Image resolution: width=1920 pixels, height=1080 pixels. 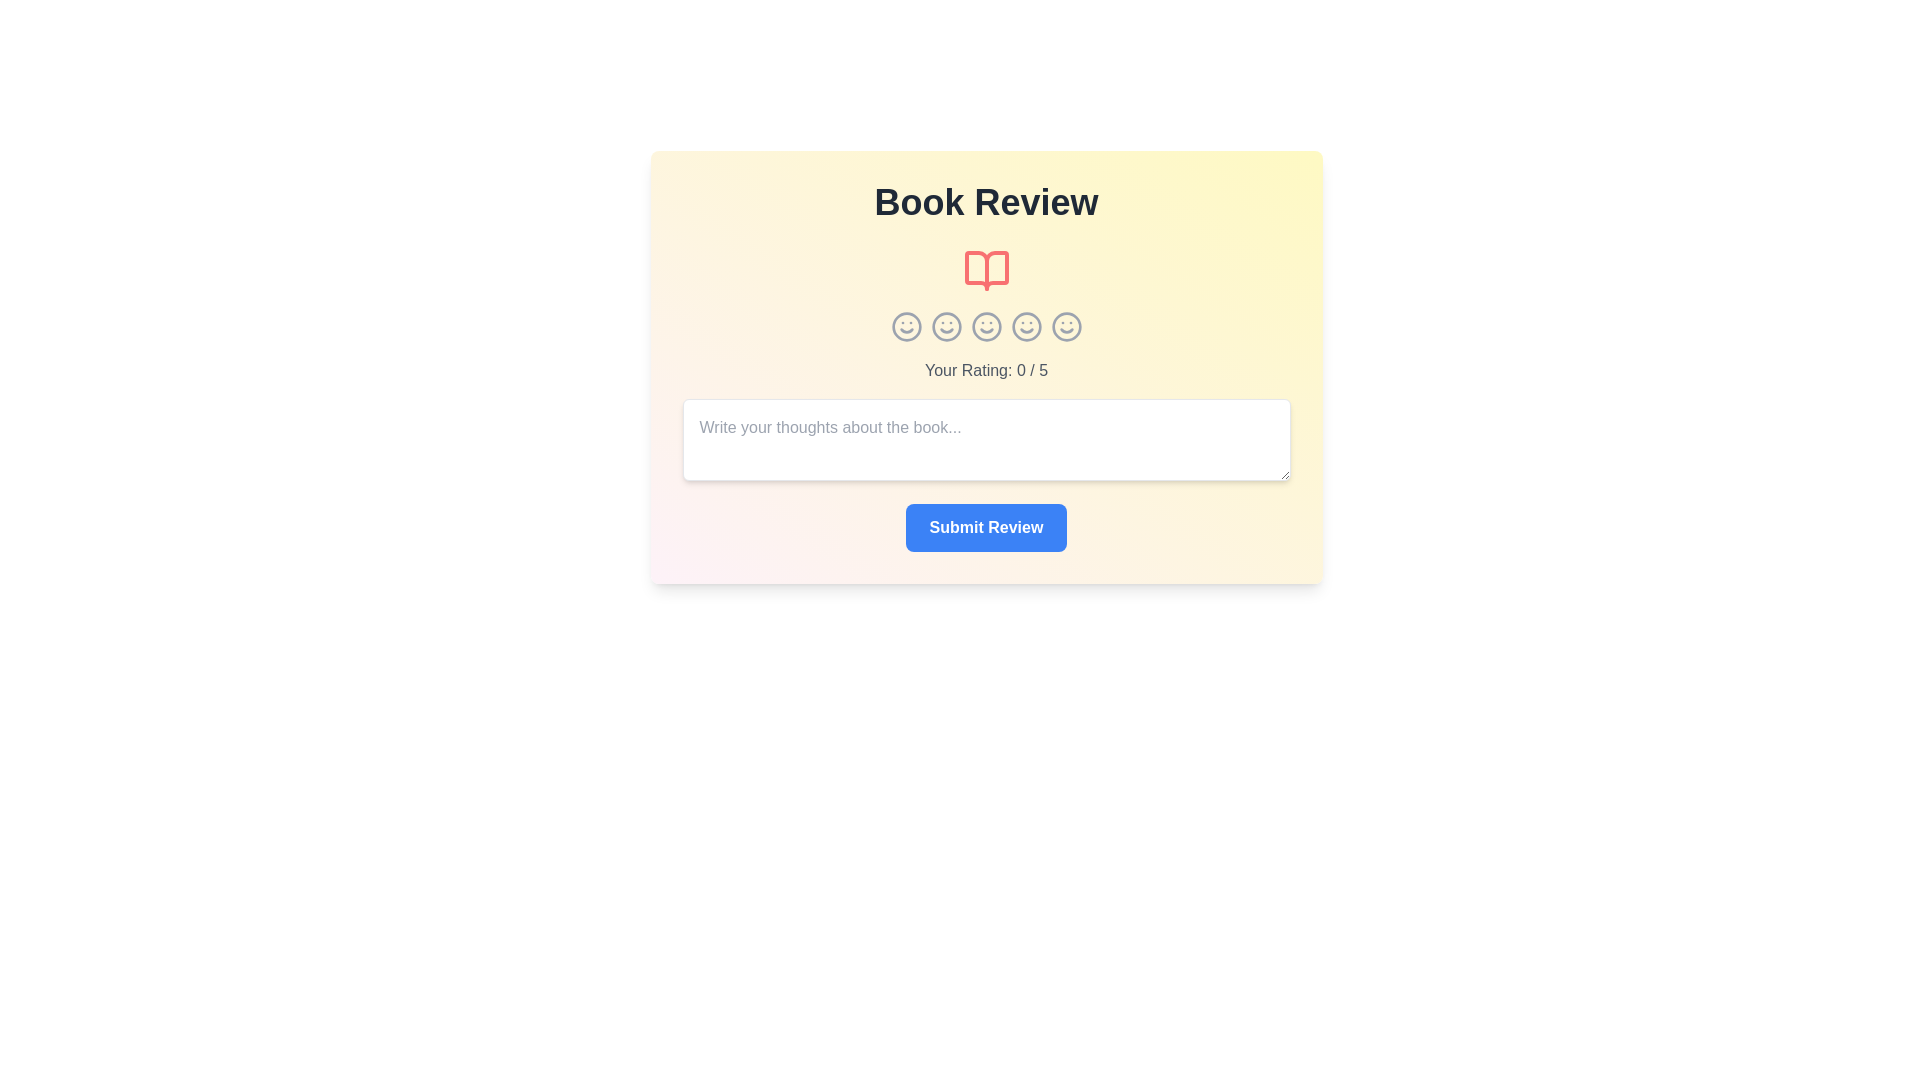 What do you see at coordinates (905, 326) in the screenshot?
I see `the star icon corresponding to the rating 1 to set the rating` at bounding box center [905, 326].